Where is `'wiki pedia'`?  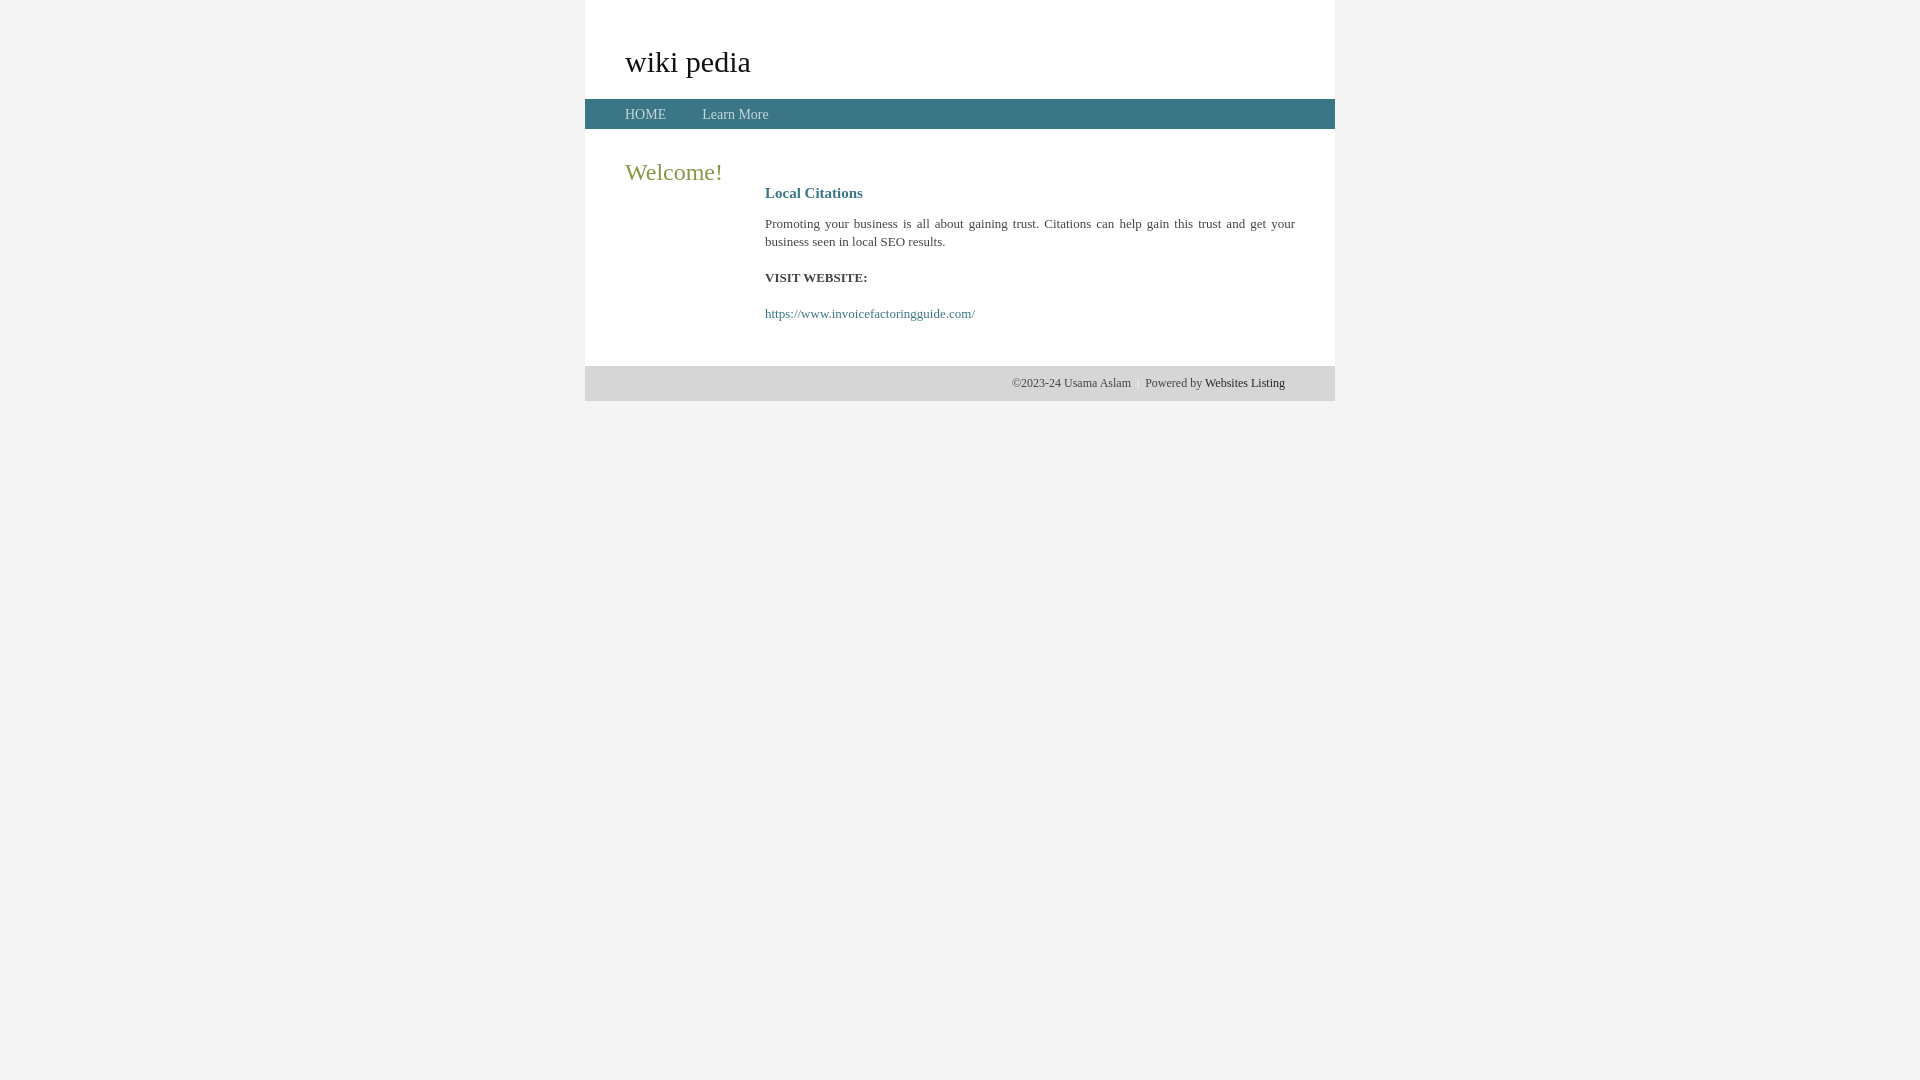
'wiki pedia' is located at coordinates (687, 60).